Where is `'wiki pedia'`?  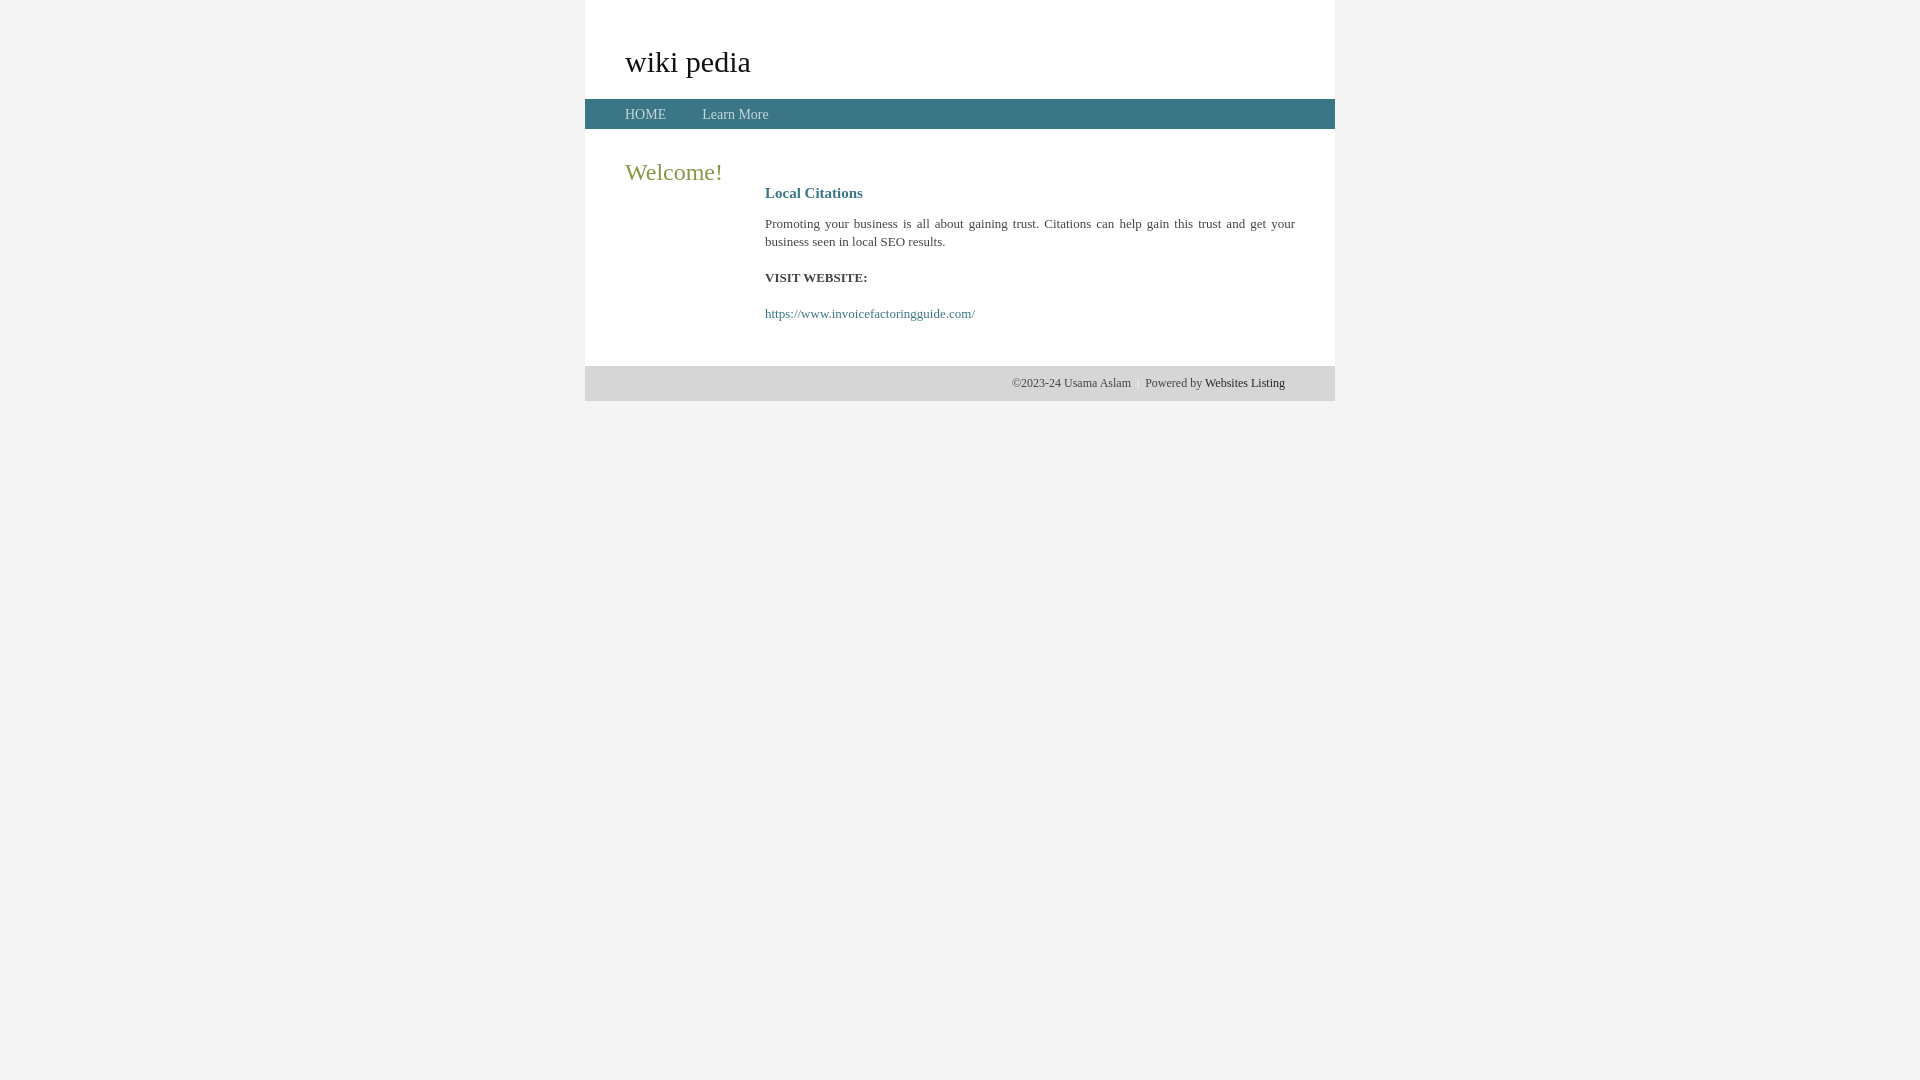
'wiki pedia' is located at coordinates (687, 60).